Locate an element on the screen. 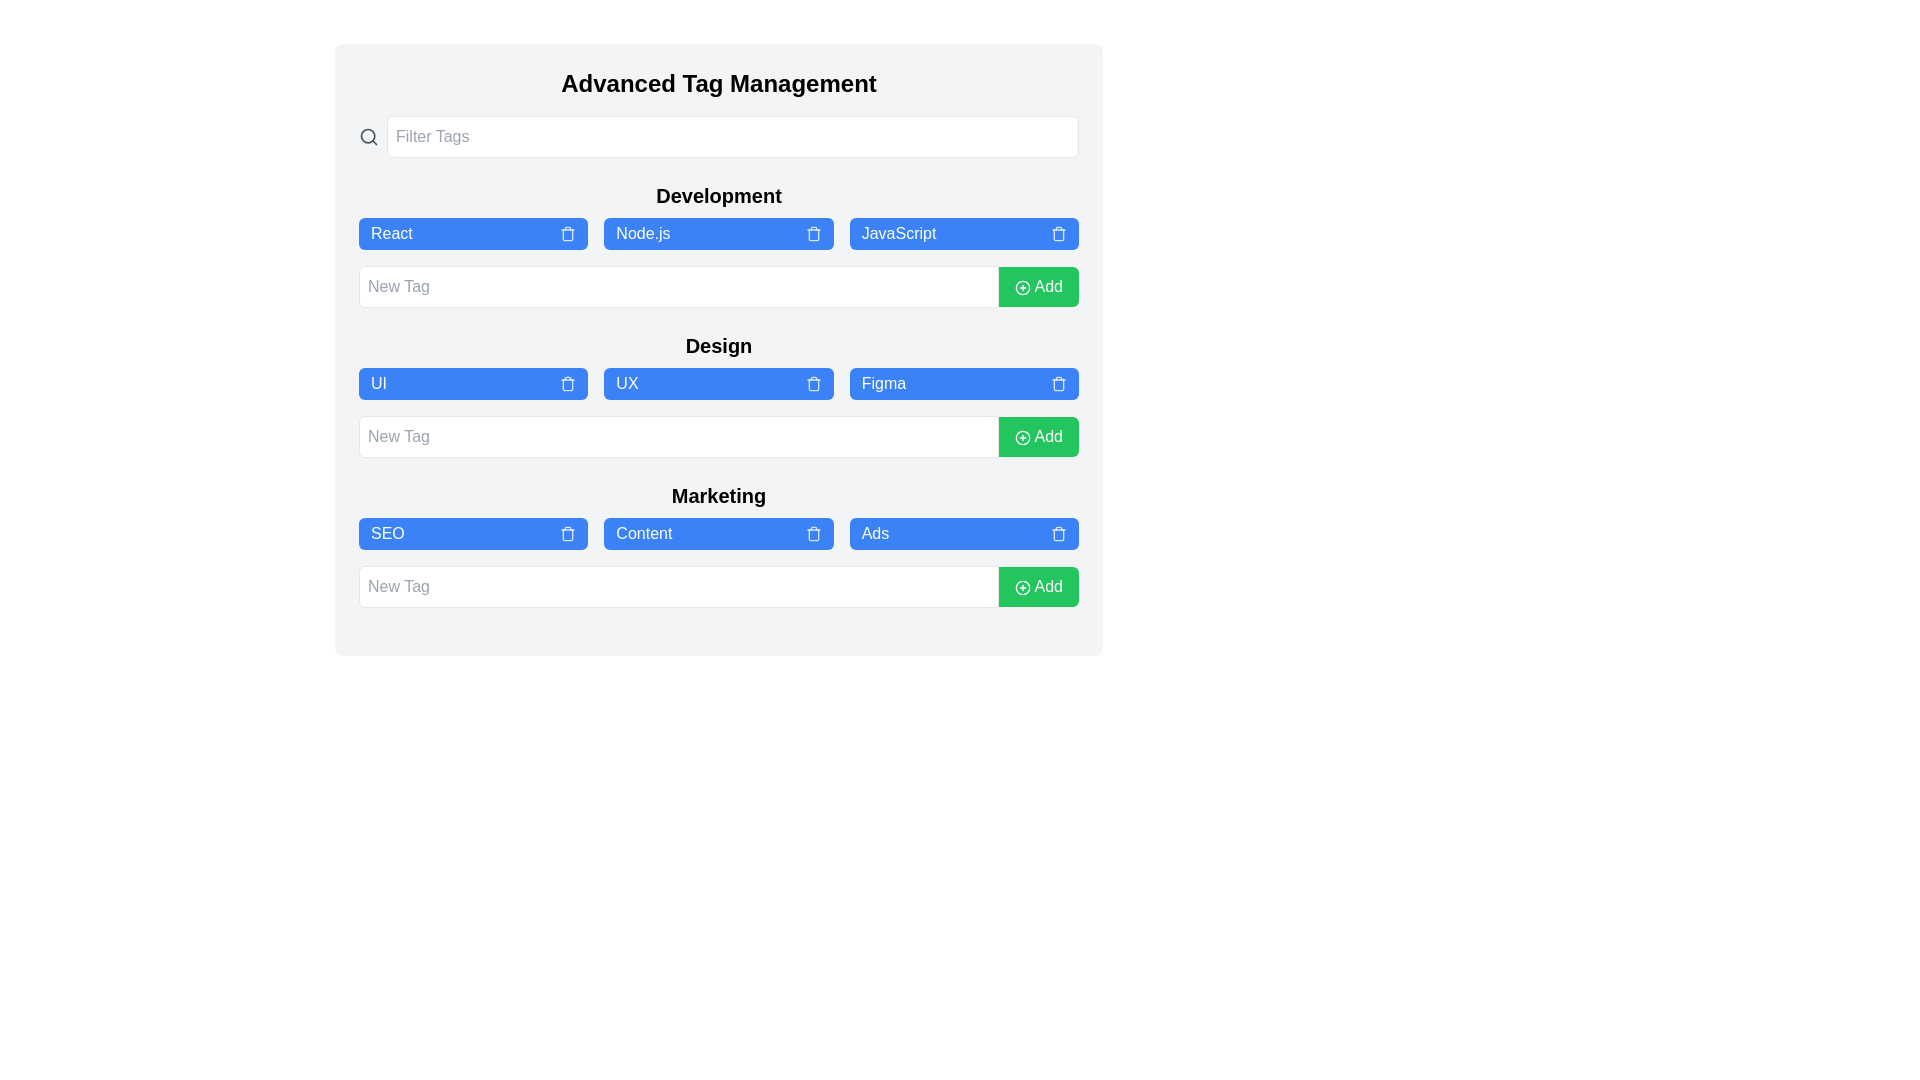 This screenshot has height=1080, width=1920. the static text label displaying 'SEO' in white on a blue background, located in the 'Marketing' section of the interface is located at coordinates (387, 532).